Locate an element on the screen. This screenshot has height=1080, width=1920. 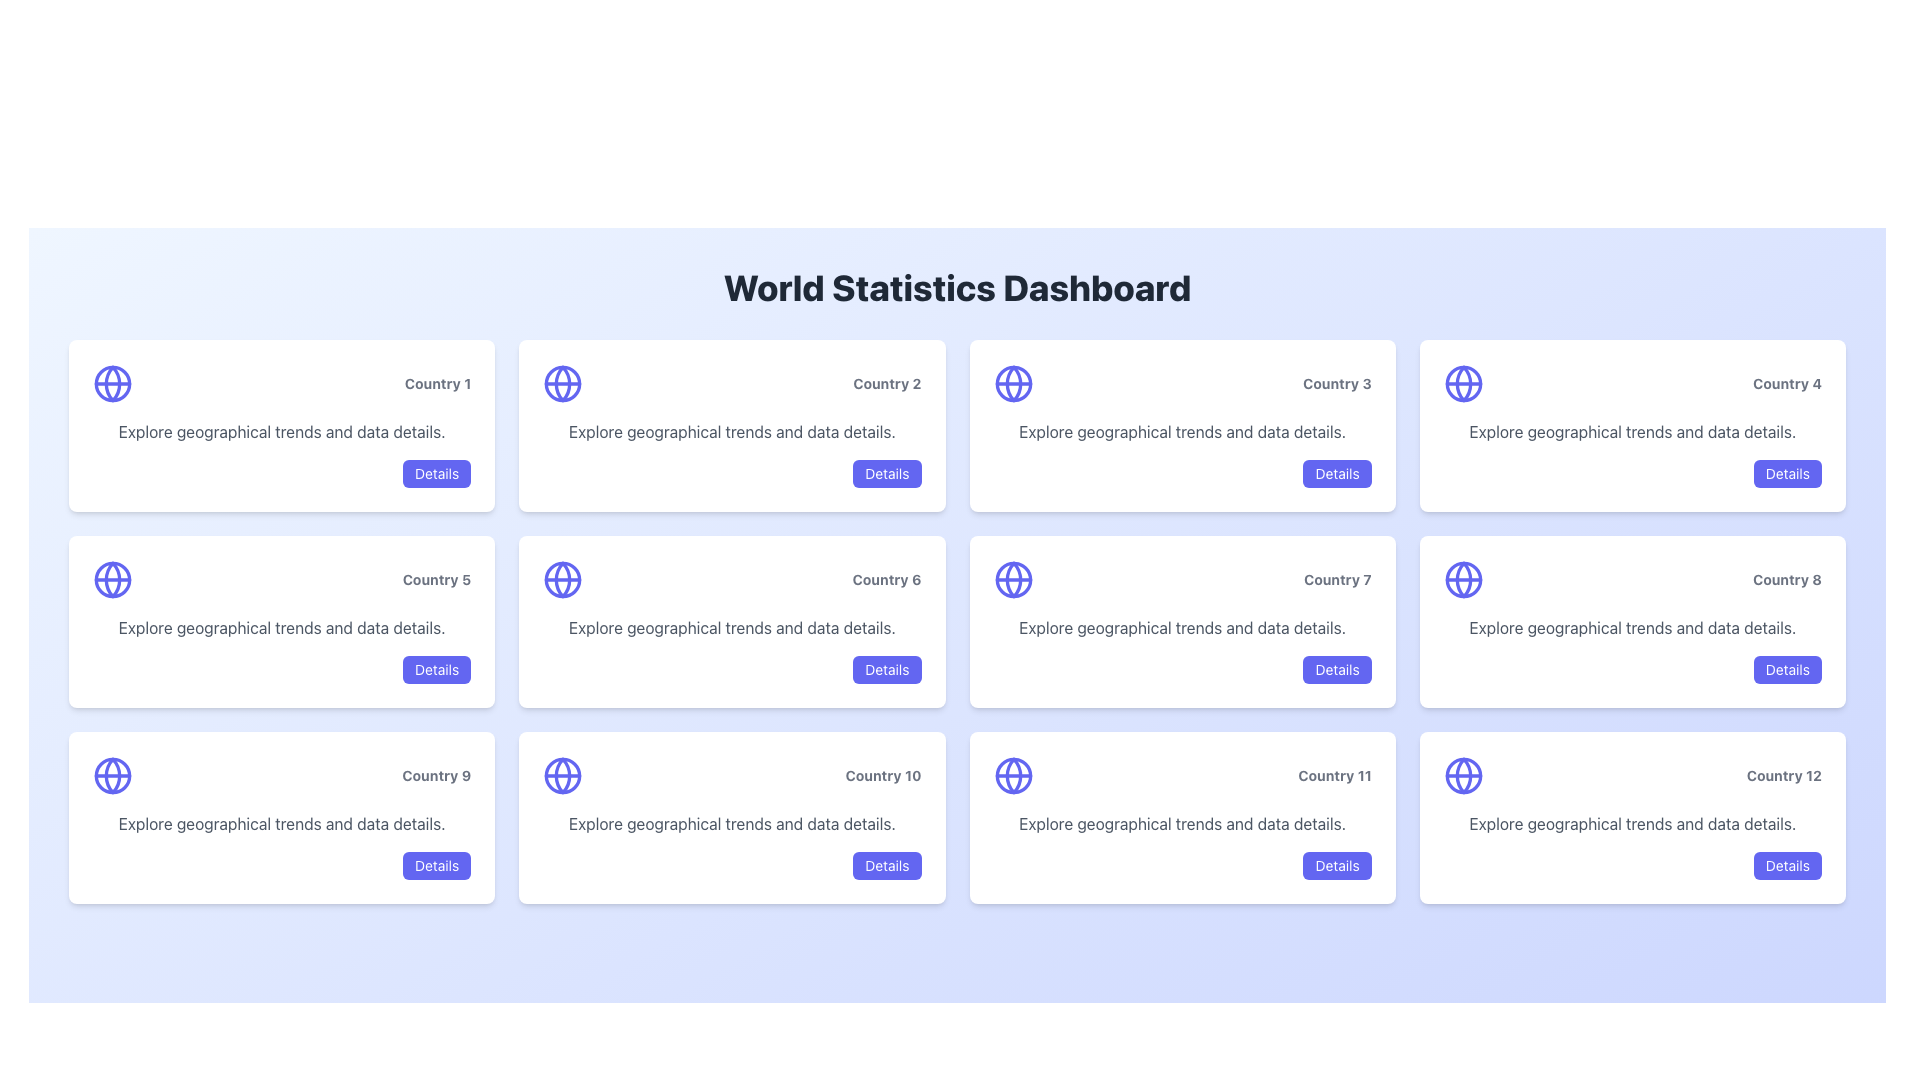
the button located in the bottom-right corner of the second card under the 'World Statistics Dashboard' is located at coordinates (886, 474).